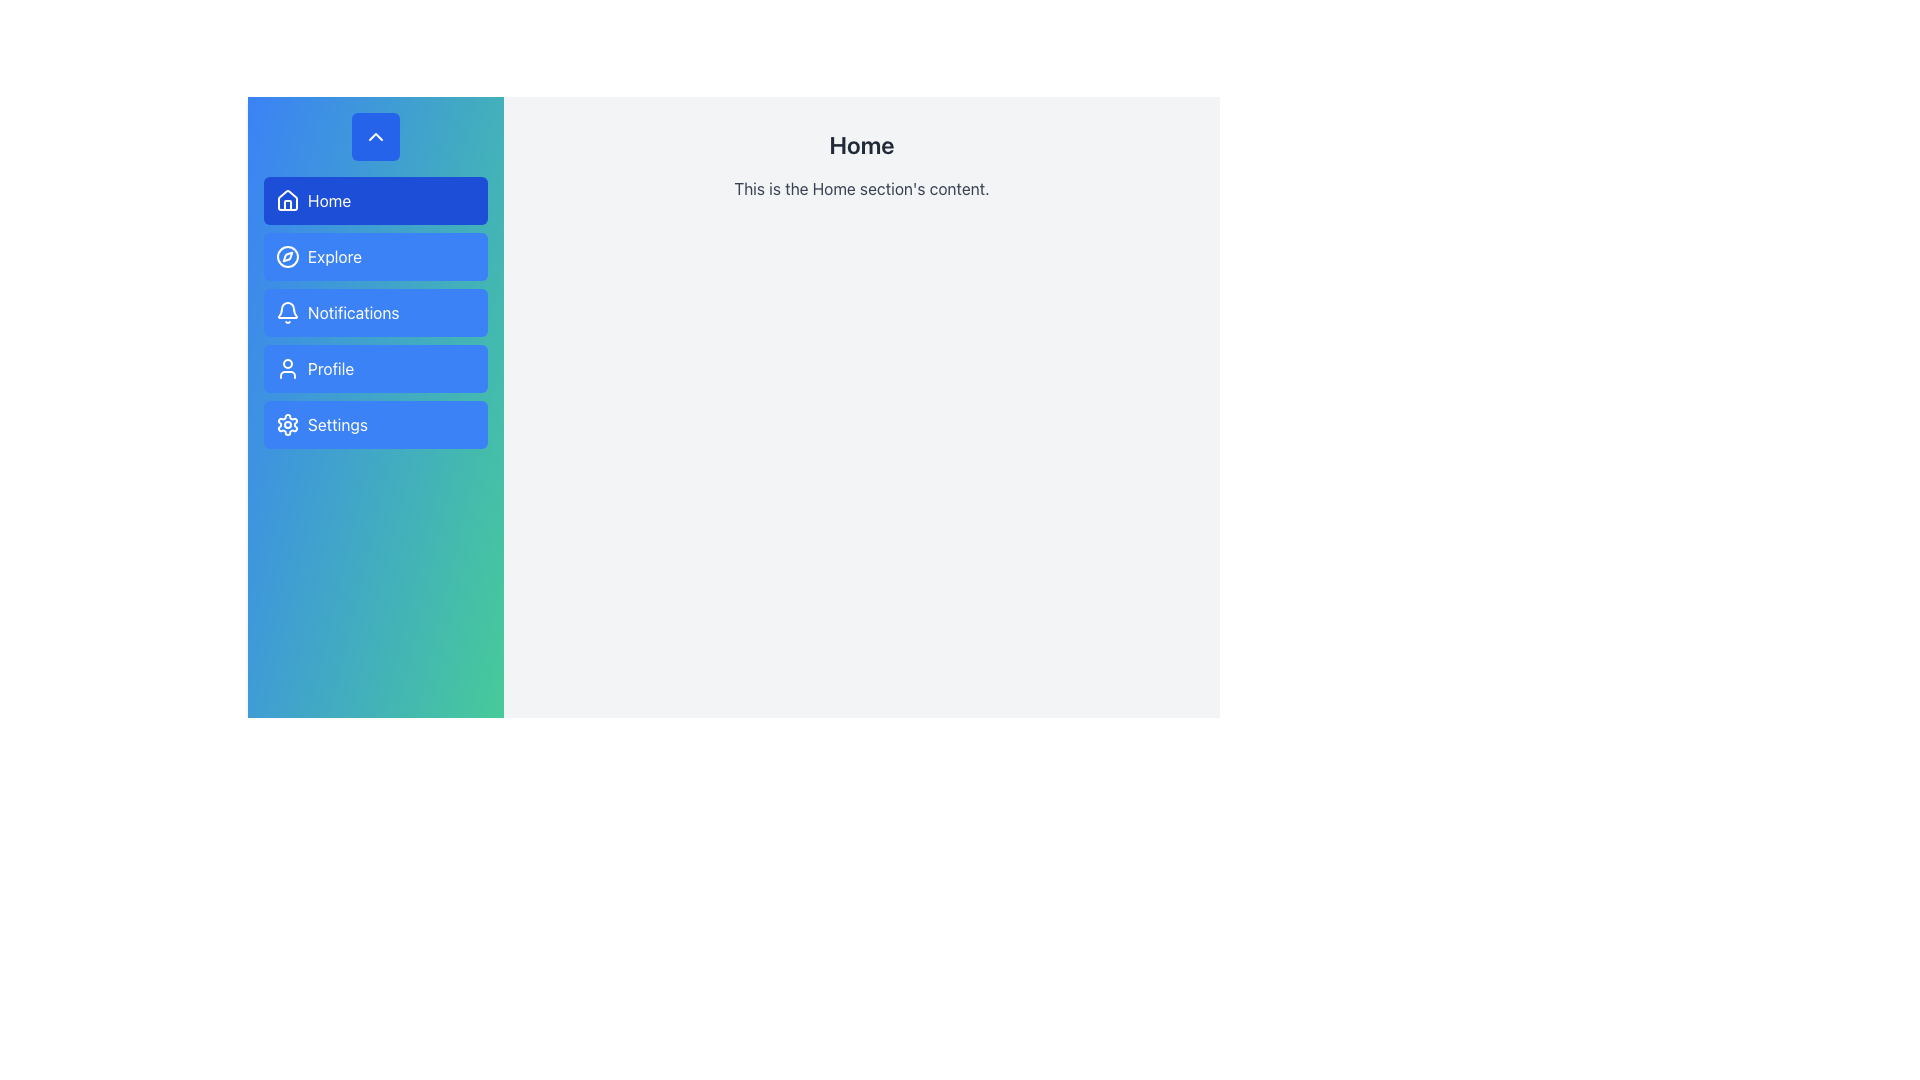  I want to click on the toggle button for the sidebar located at the top left, above the menu items like 'Home' and 'Explore', so click(375, 136).